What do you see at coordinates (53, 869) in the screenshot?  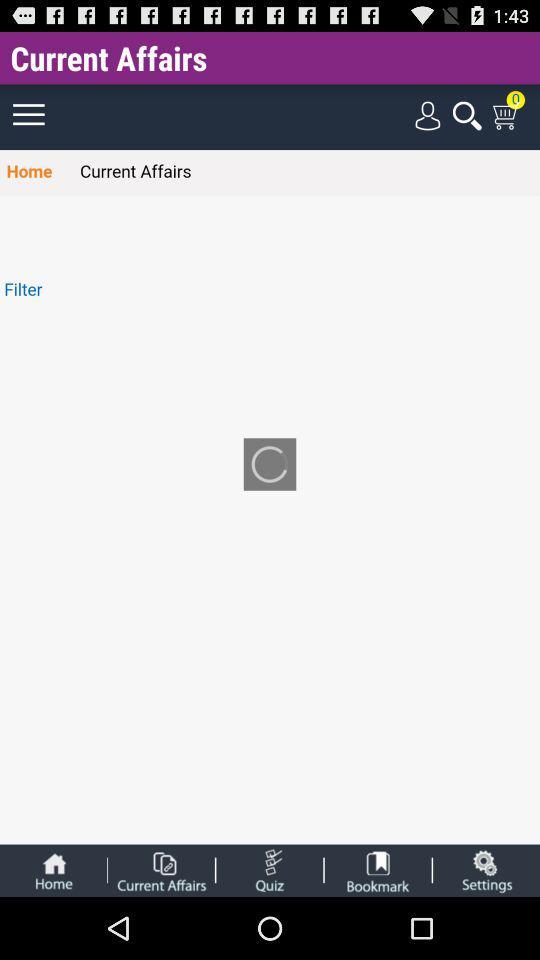 I see `home` at bounding box center [53, 869].